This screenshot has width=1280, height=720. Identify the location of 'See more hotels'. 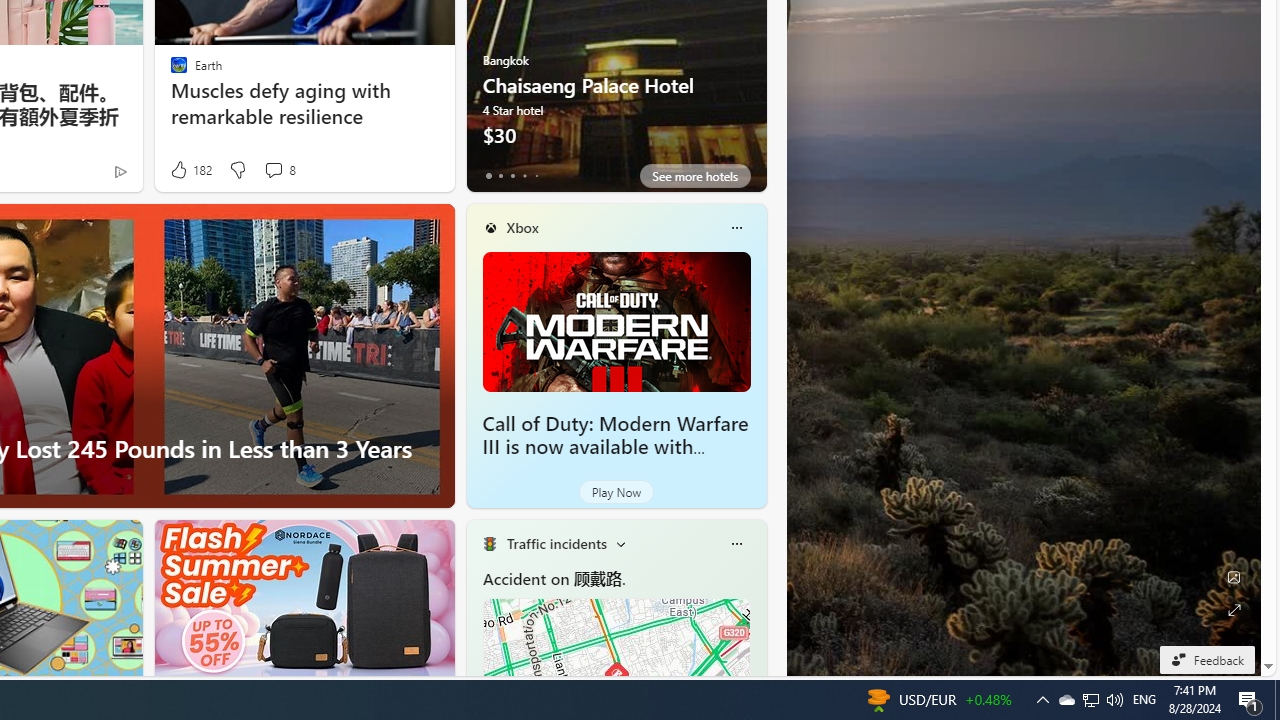
(695, 175).